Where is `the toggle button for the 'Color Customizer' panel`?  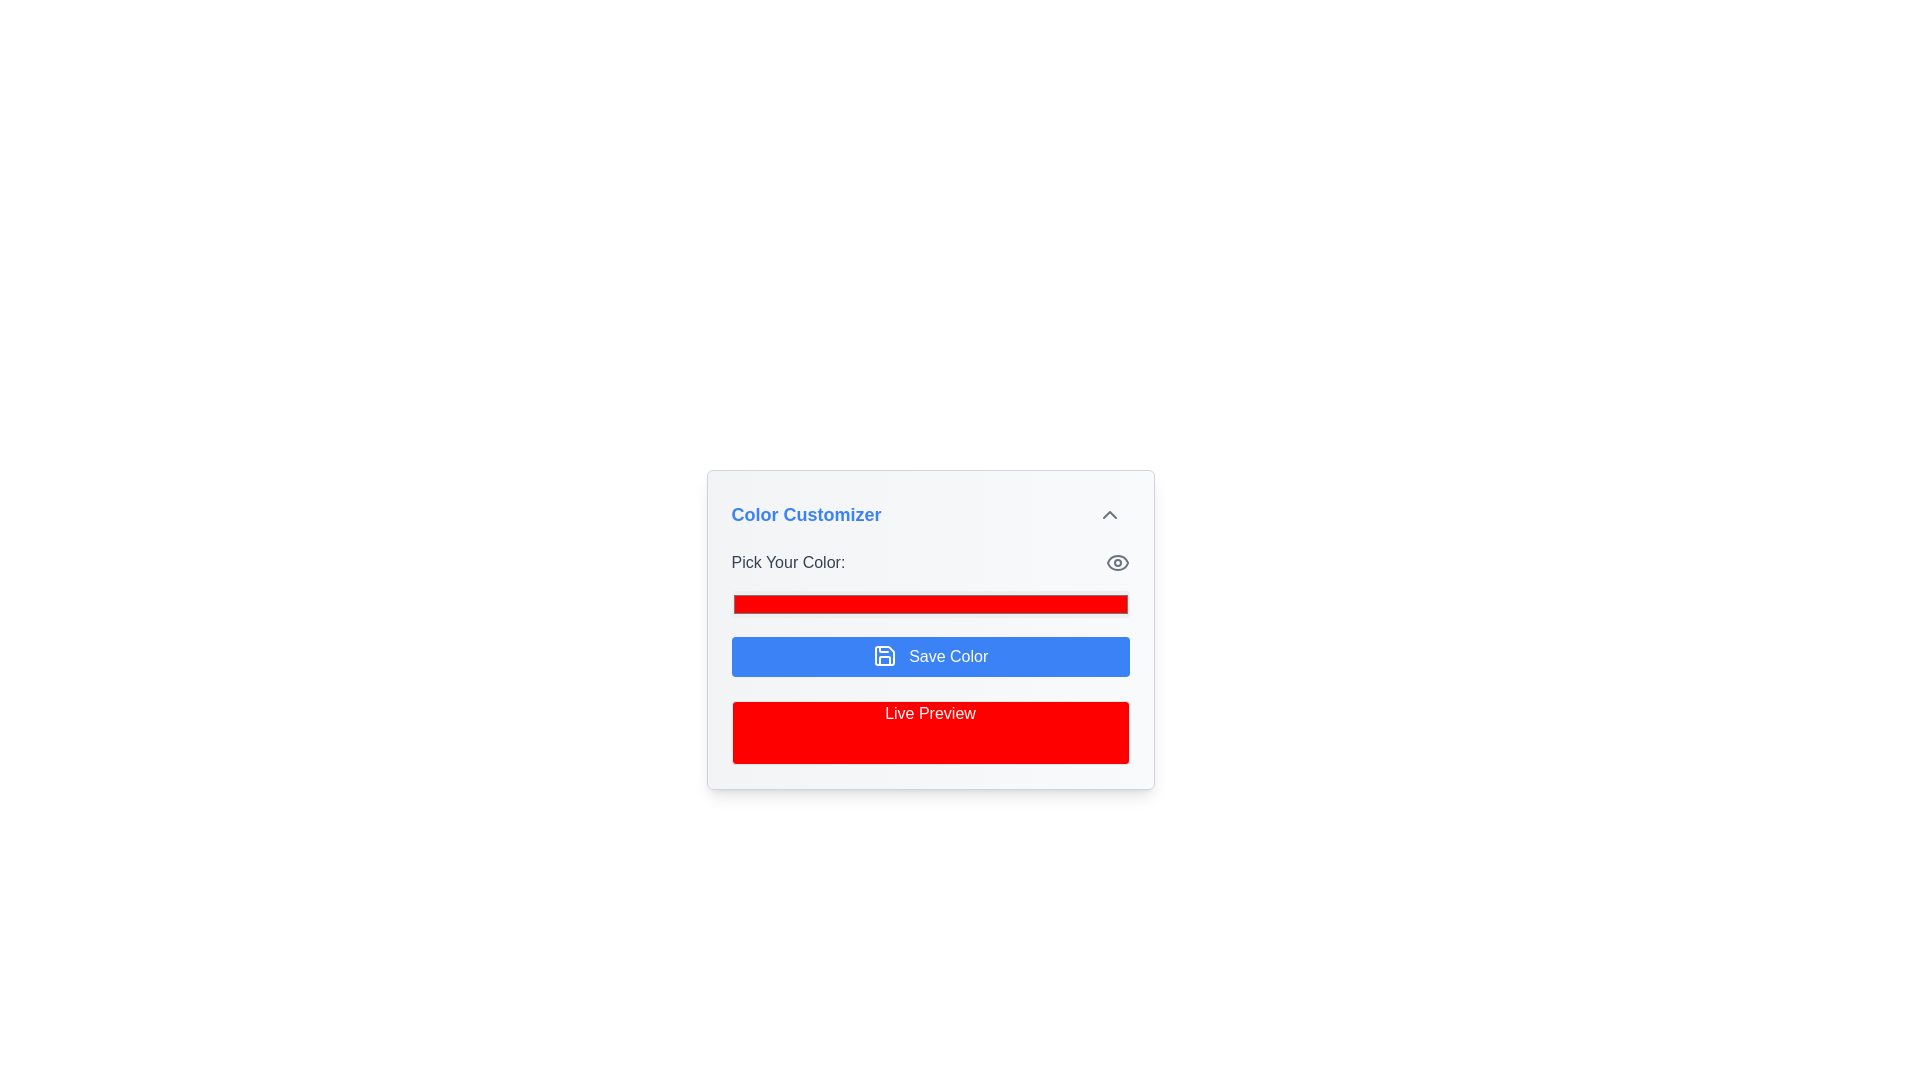 the toggle button for the 'Color Customizer' panel is located at coordinates (1108, 514).